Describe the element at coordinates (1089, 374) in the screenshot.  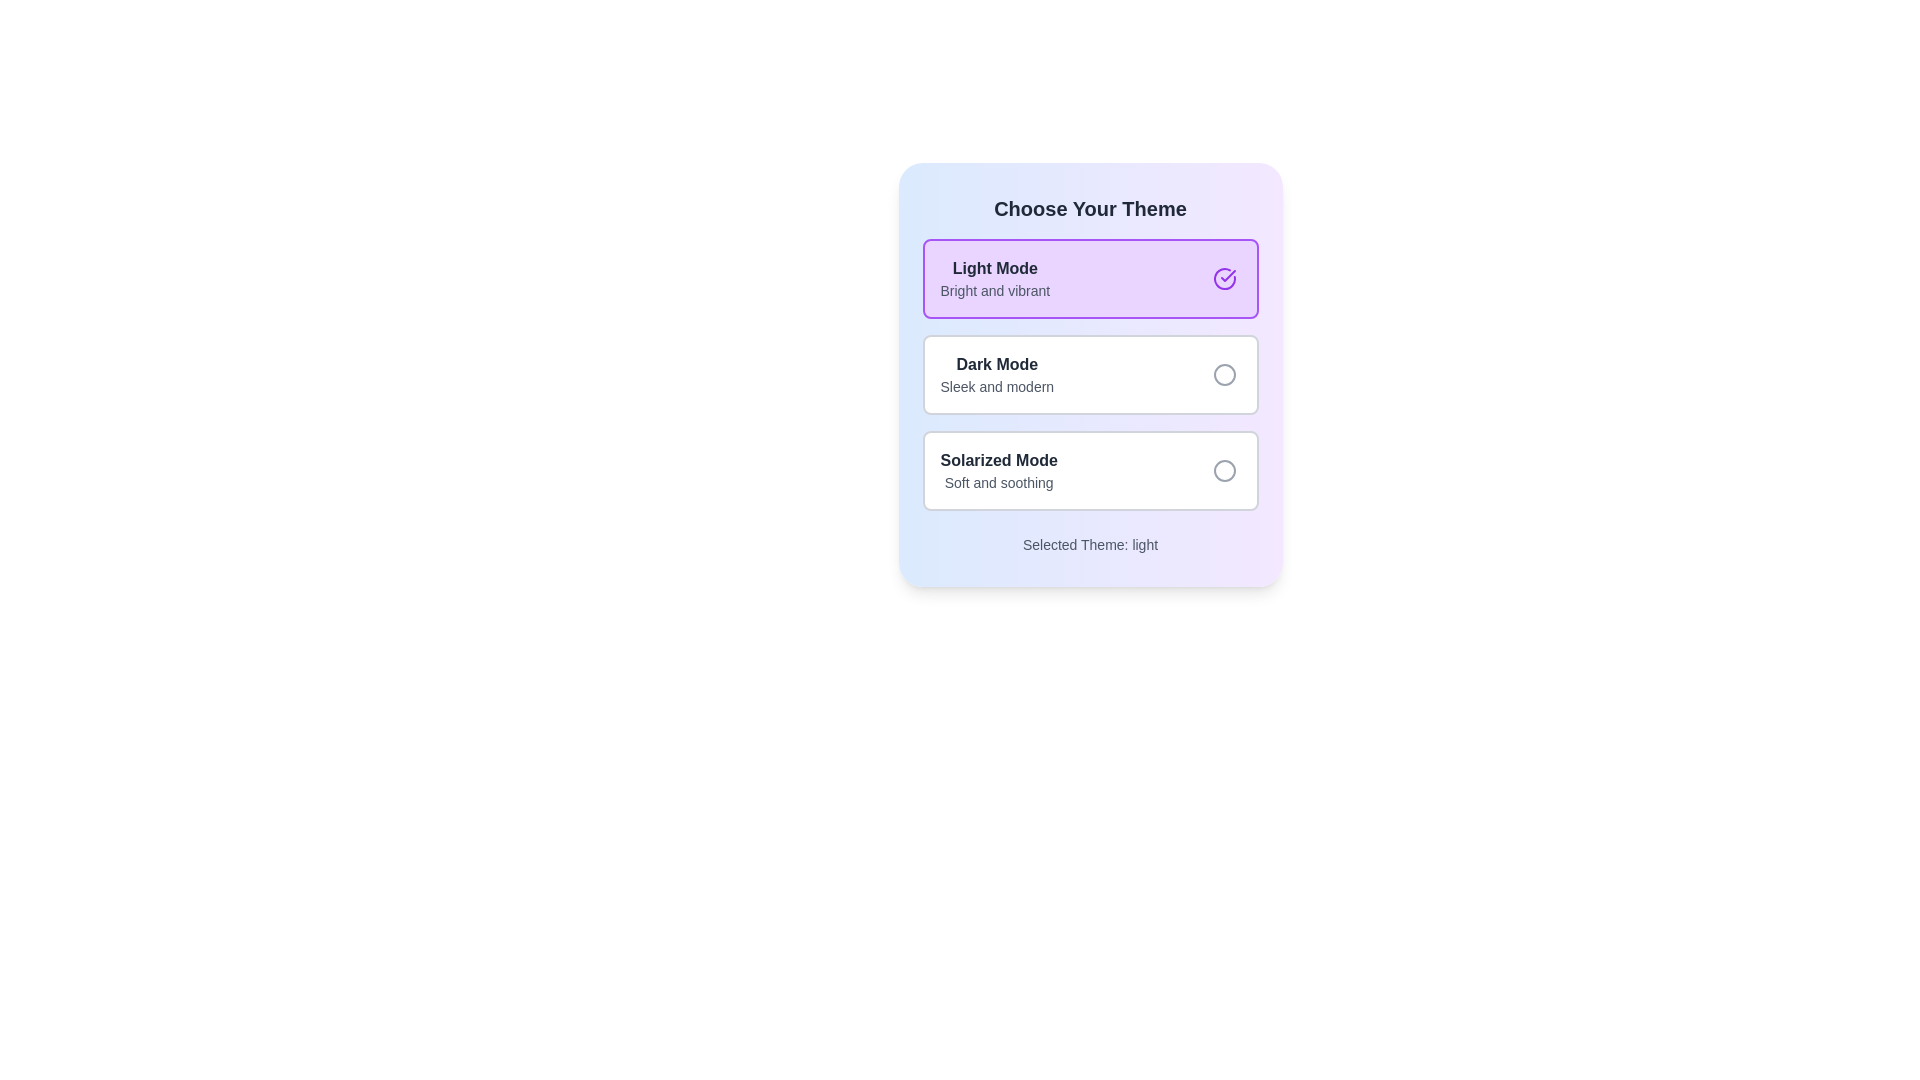
I see `the 'Dark Mode' selectable list item` at that location.